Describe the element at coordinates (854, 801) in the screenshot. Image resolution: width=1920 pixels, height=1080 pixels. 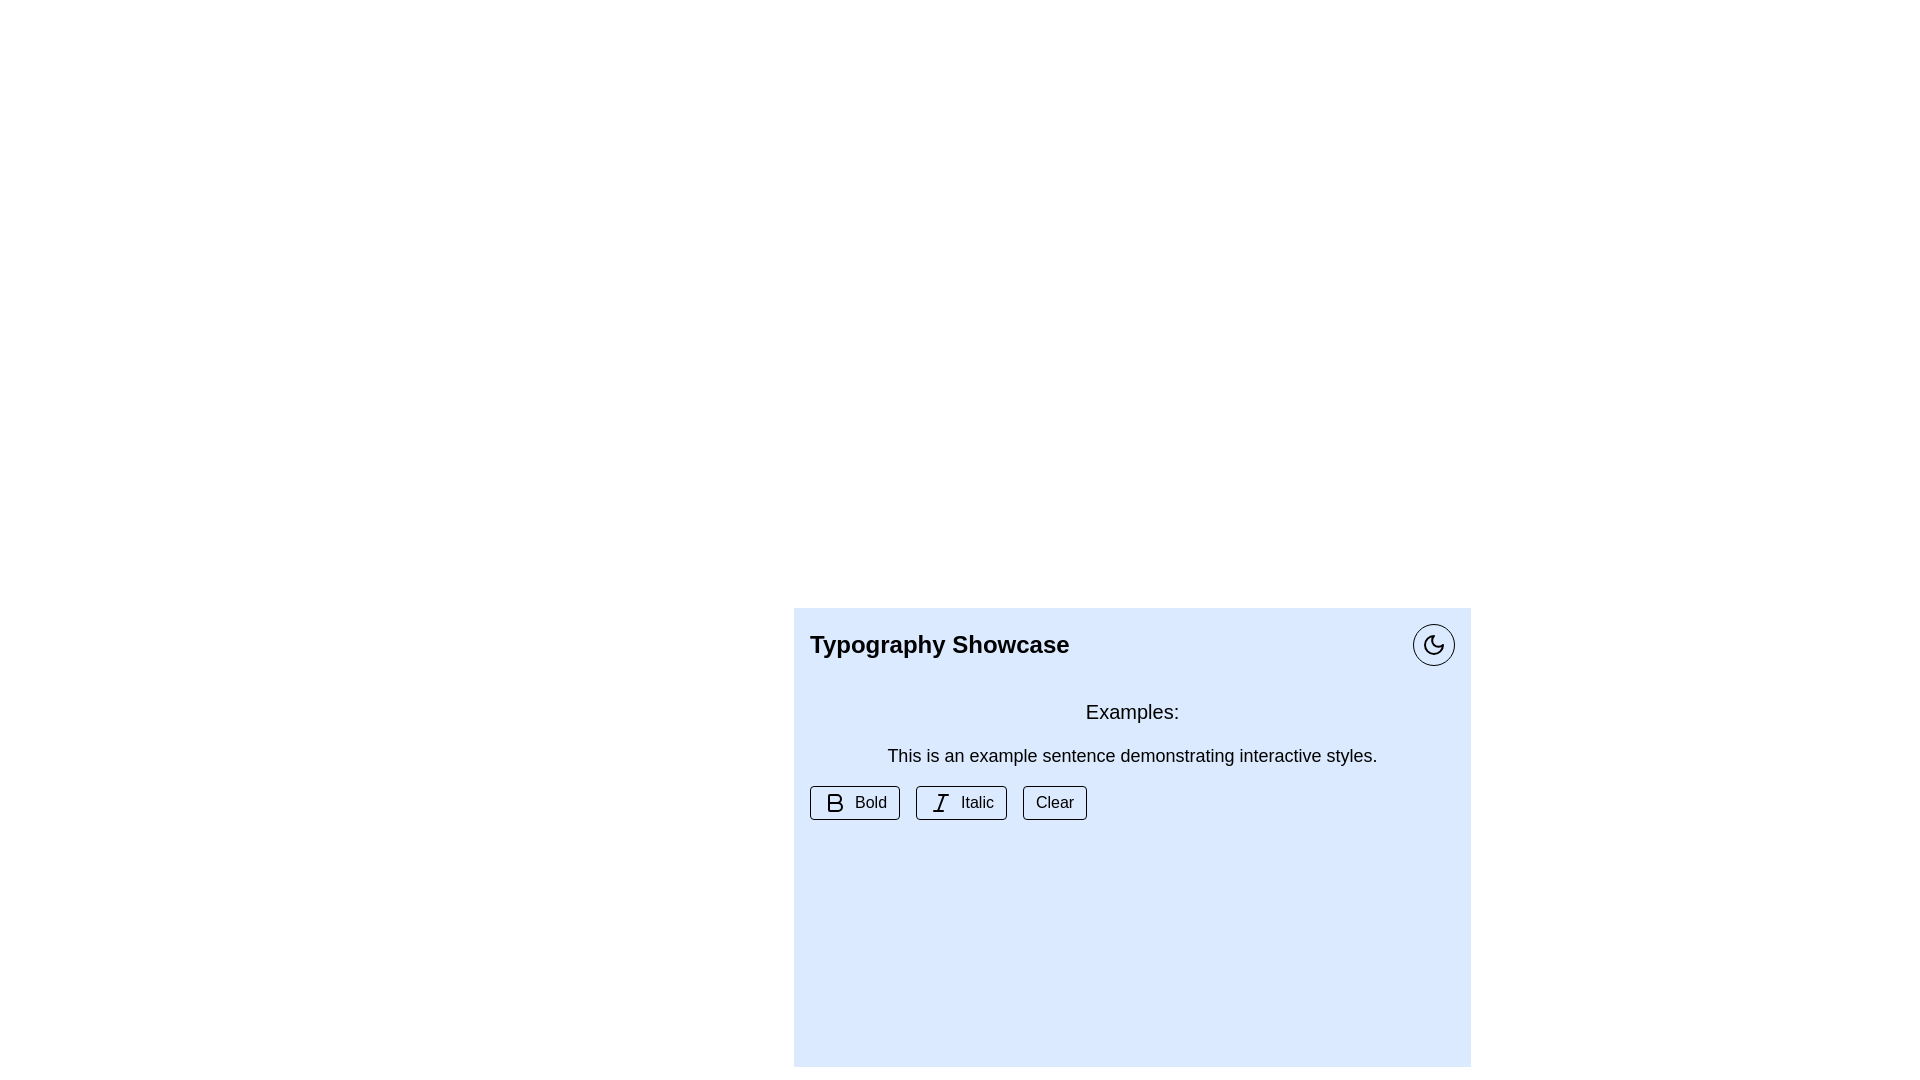
I see `the 'Bold' button in the 'Typography Showcase' section to activate its hover styling` at that location.